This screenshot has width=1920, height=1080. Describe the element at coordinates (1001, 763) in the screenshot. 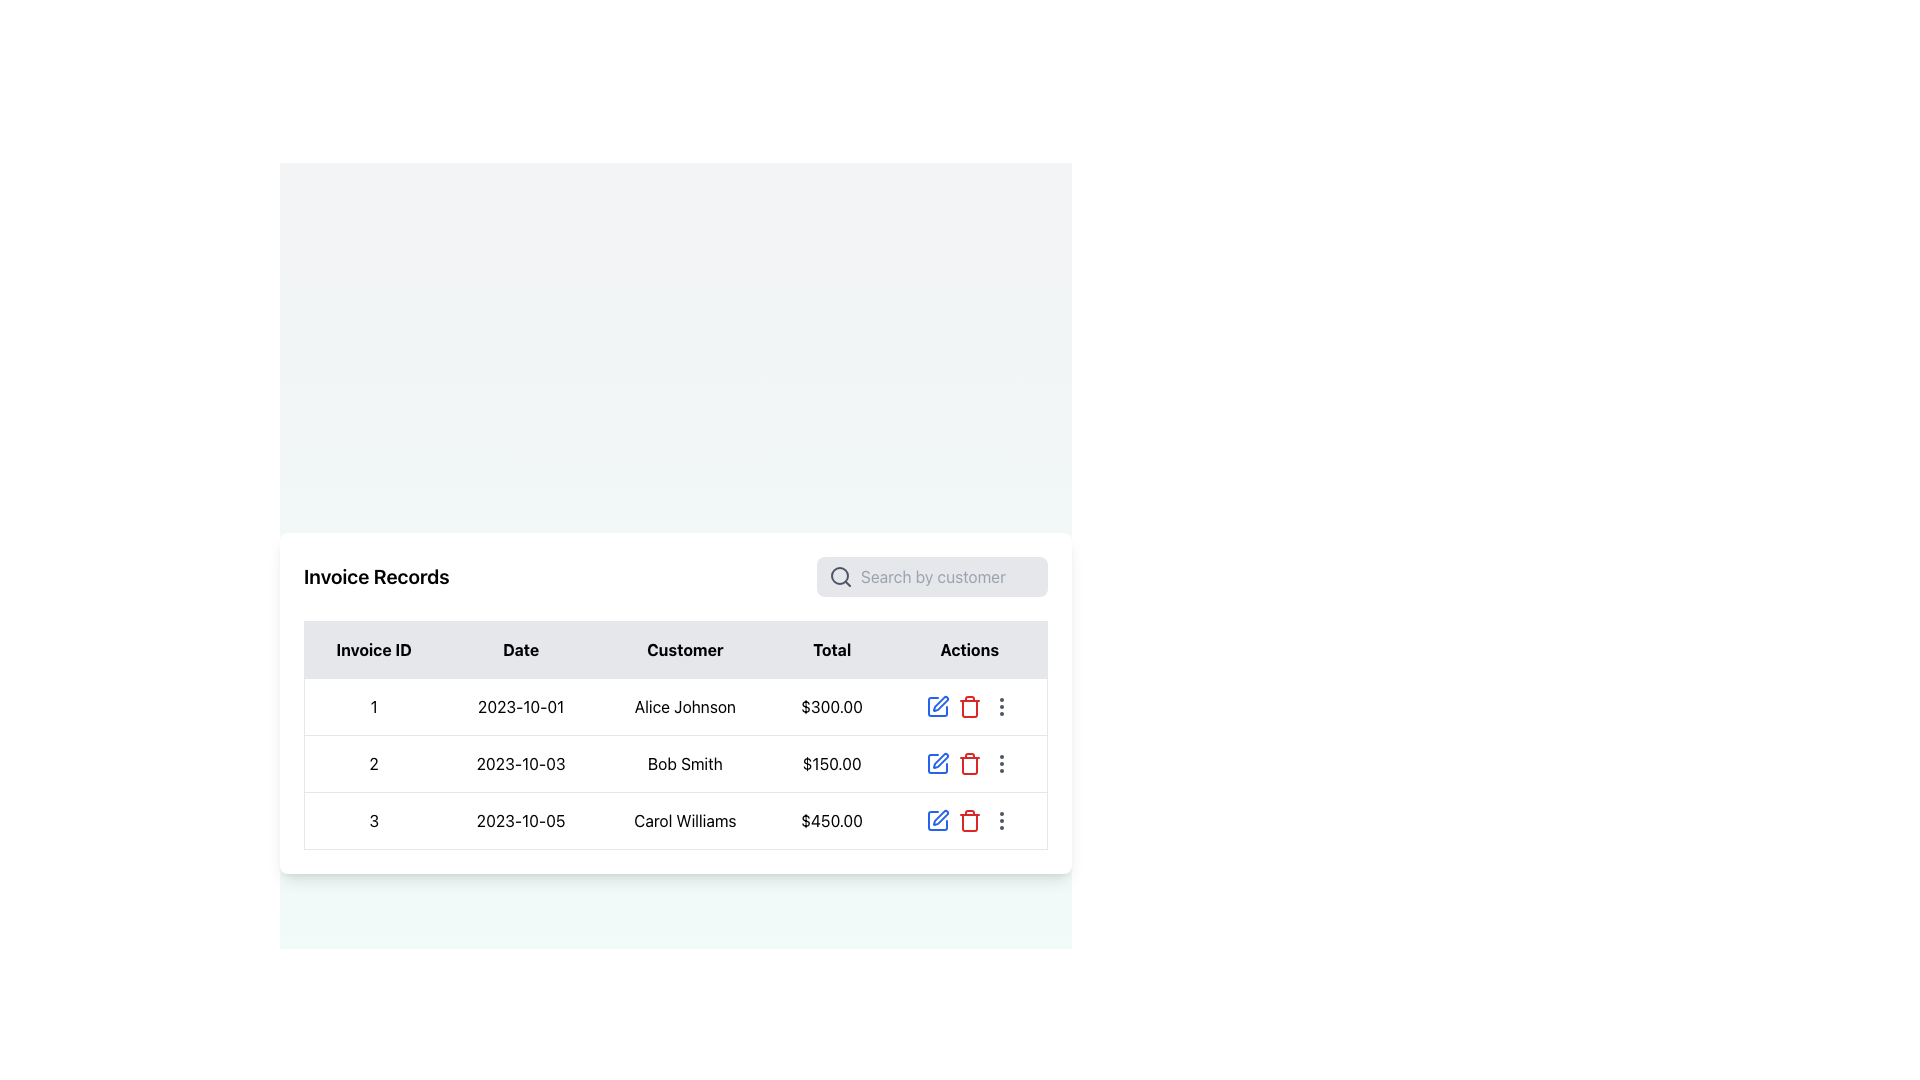

I see `the interactive button in the 'Actions' column for the record of 'Bob Smith'` at that location.